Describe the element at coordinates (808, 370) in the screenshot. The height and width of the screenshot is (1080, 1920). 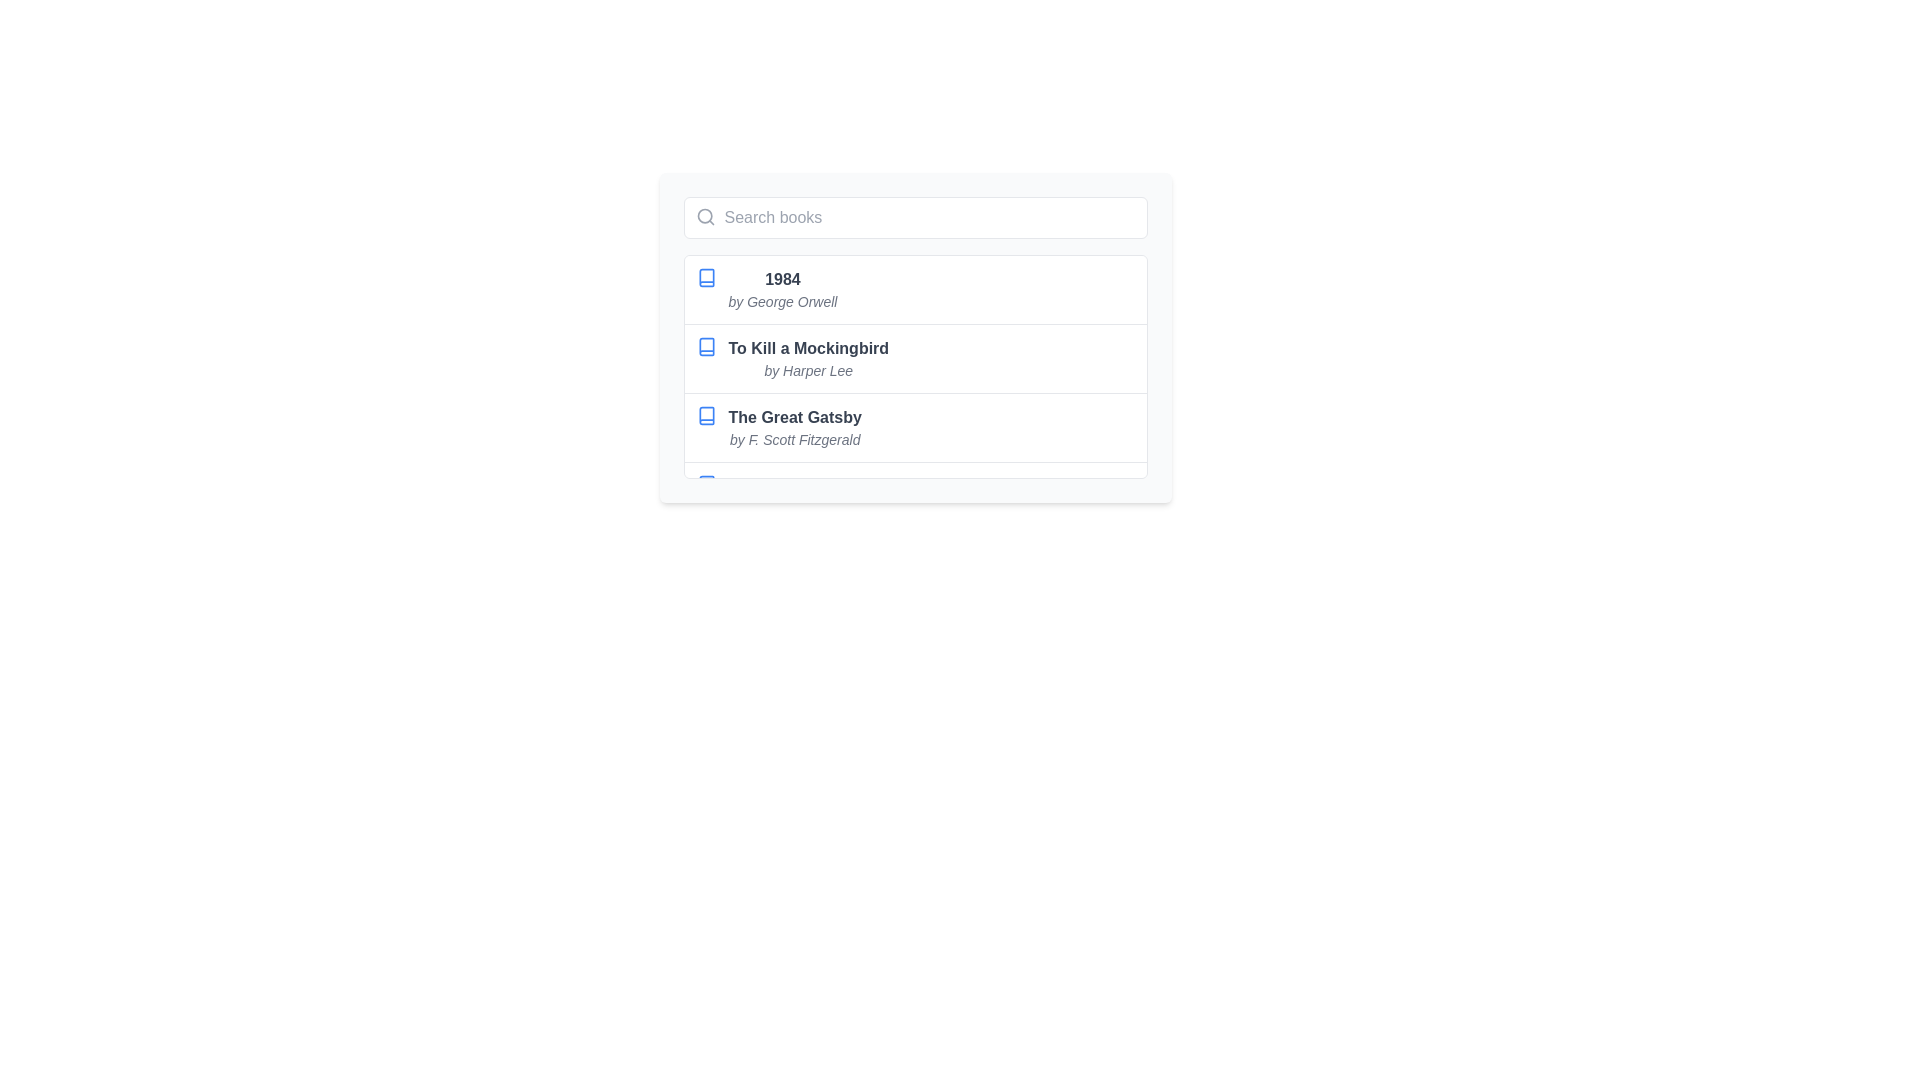
I see `the text label displaying the author's name located directly below the book title 'To Kill a Mockingbird'` at that location.